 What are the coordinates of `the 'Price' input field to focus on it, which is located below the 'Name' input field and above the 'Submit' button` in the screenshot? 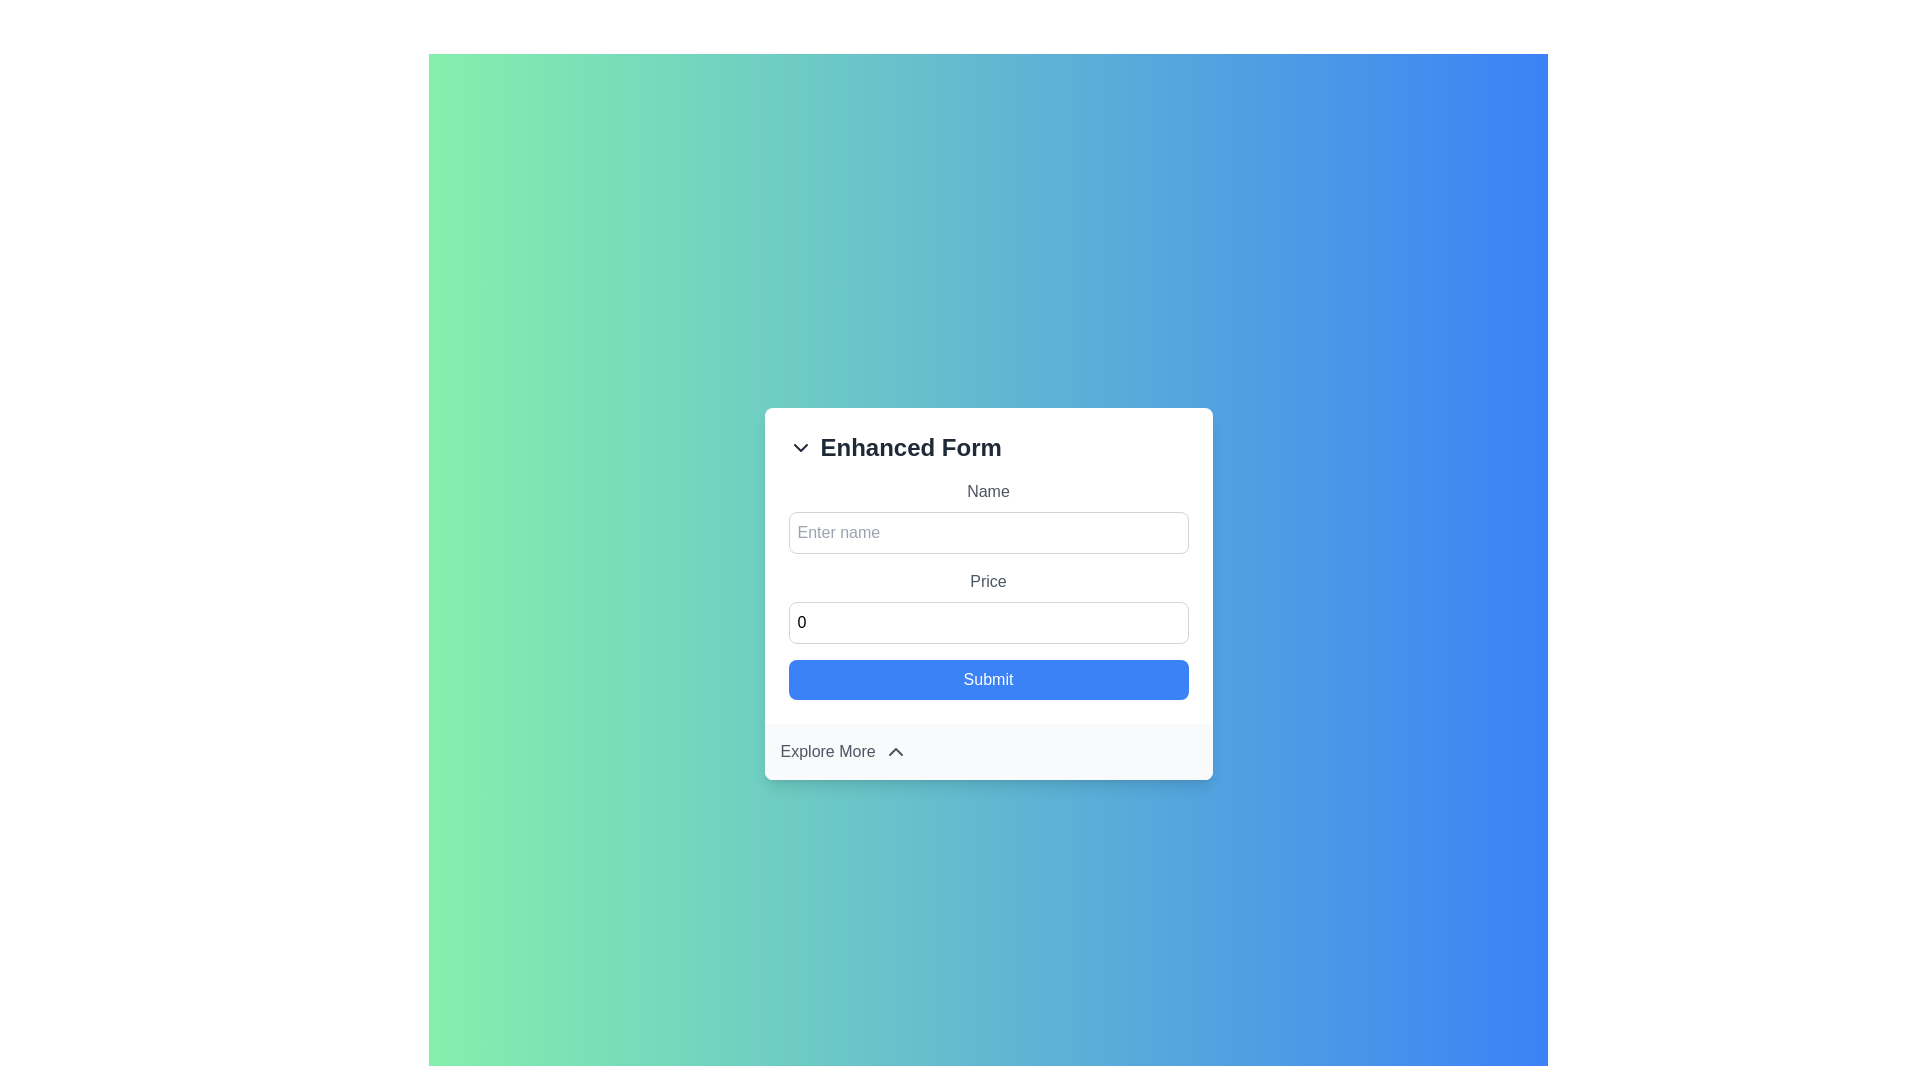 It's located at (988, 605).